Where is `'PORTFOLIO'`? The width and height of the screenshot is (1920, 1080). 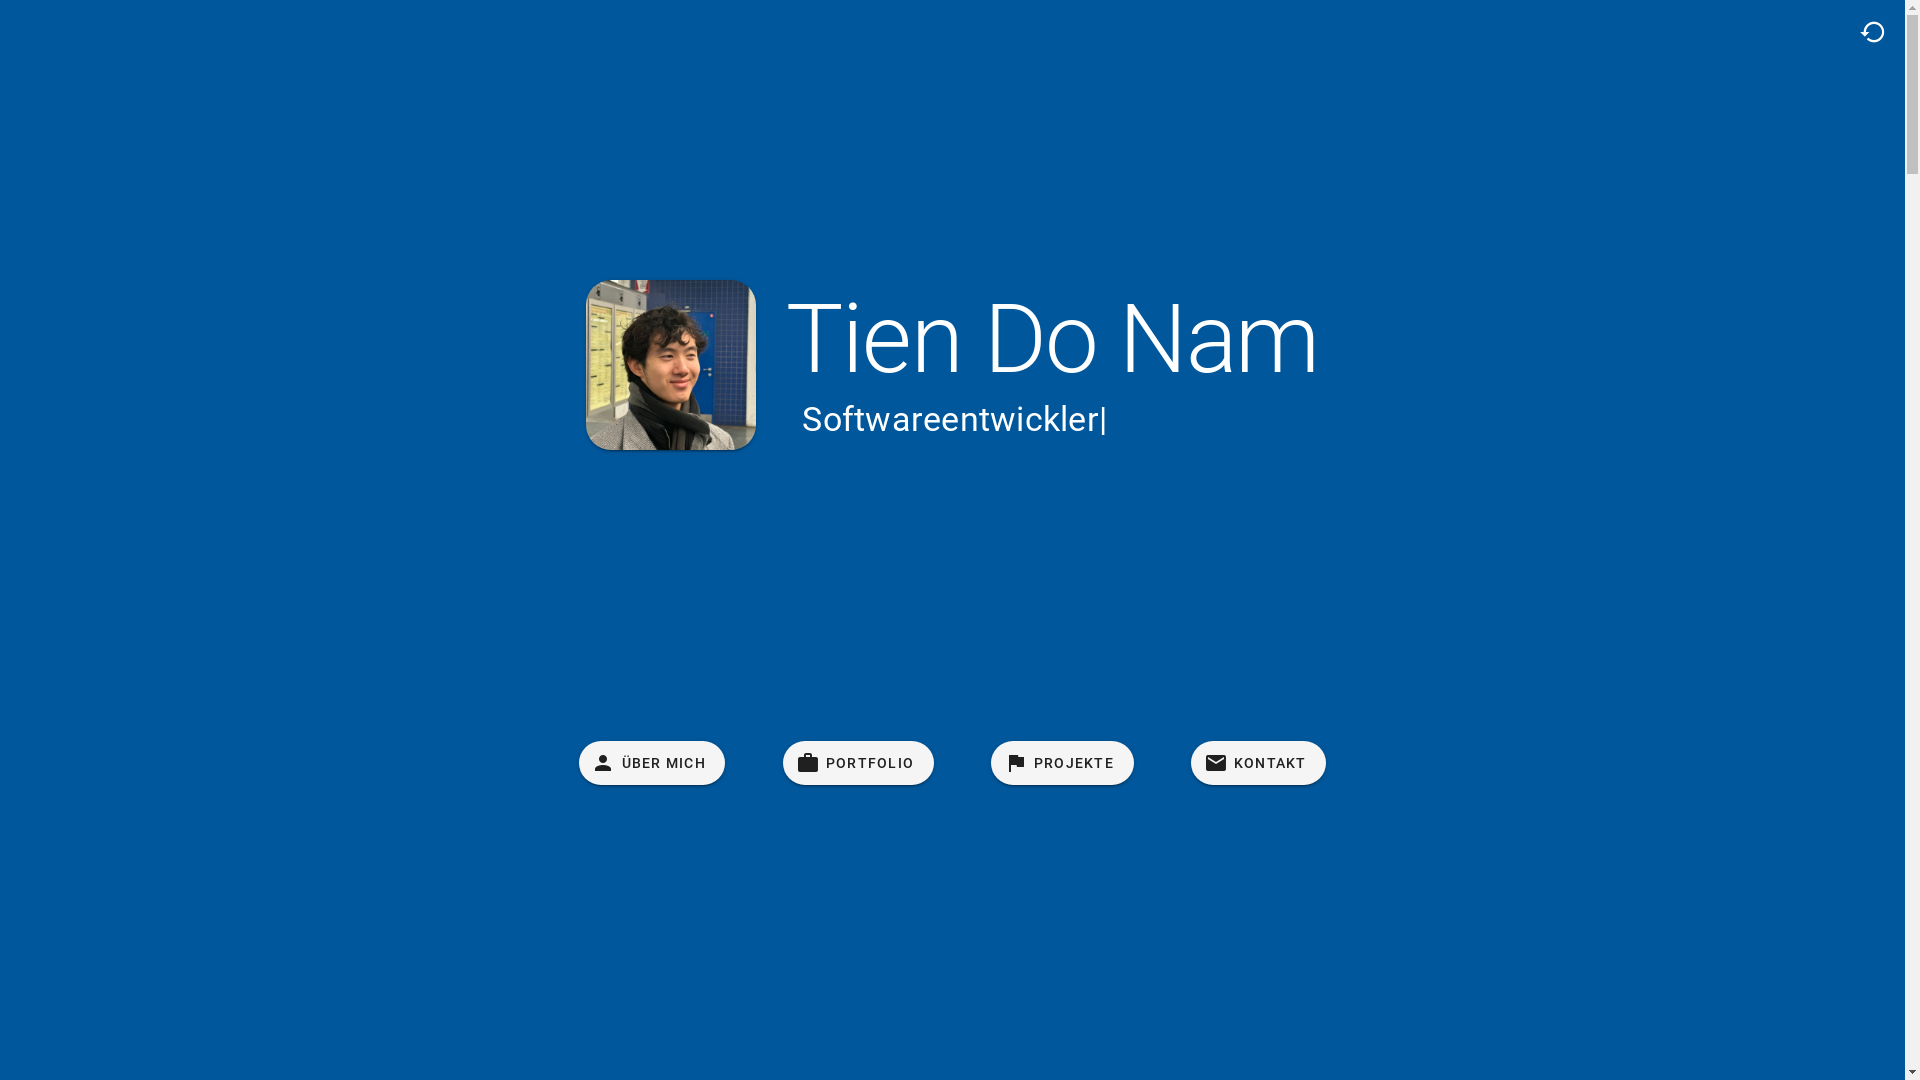 'PORTFOLIO' is located at coordinates (858, 763).